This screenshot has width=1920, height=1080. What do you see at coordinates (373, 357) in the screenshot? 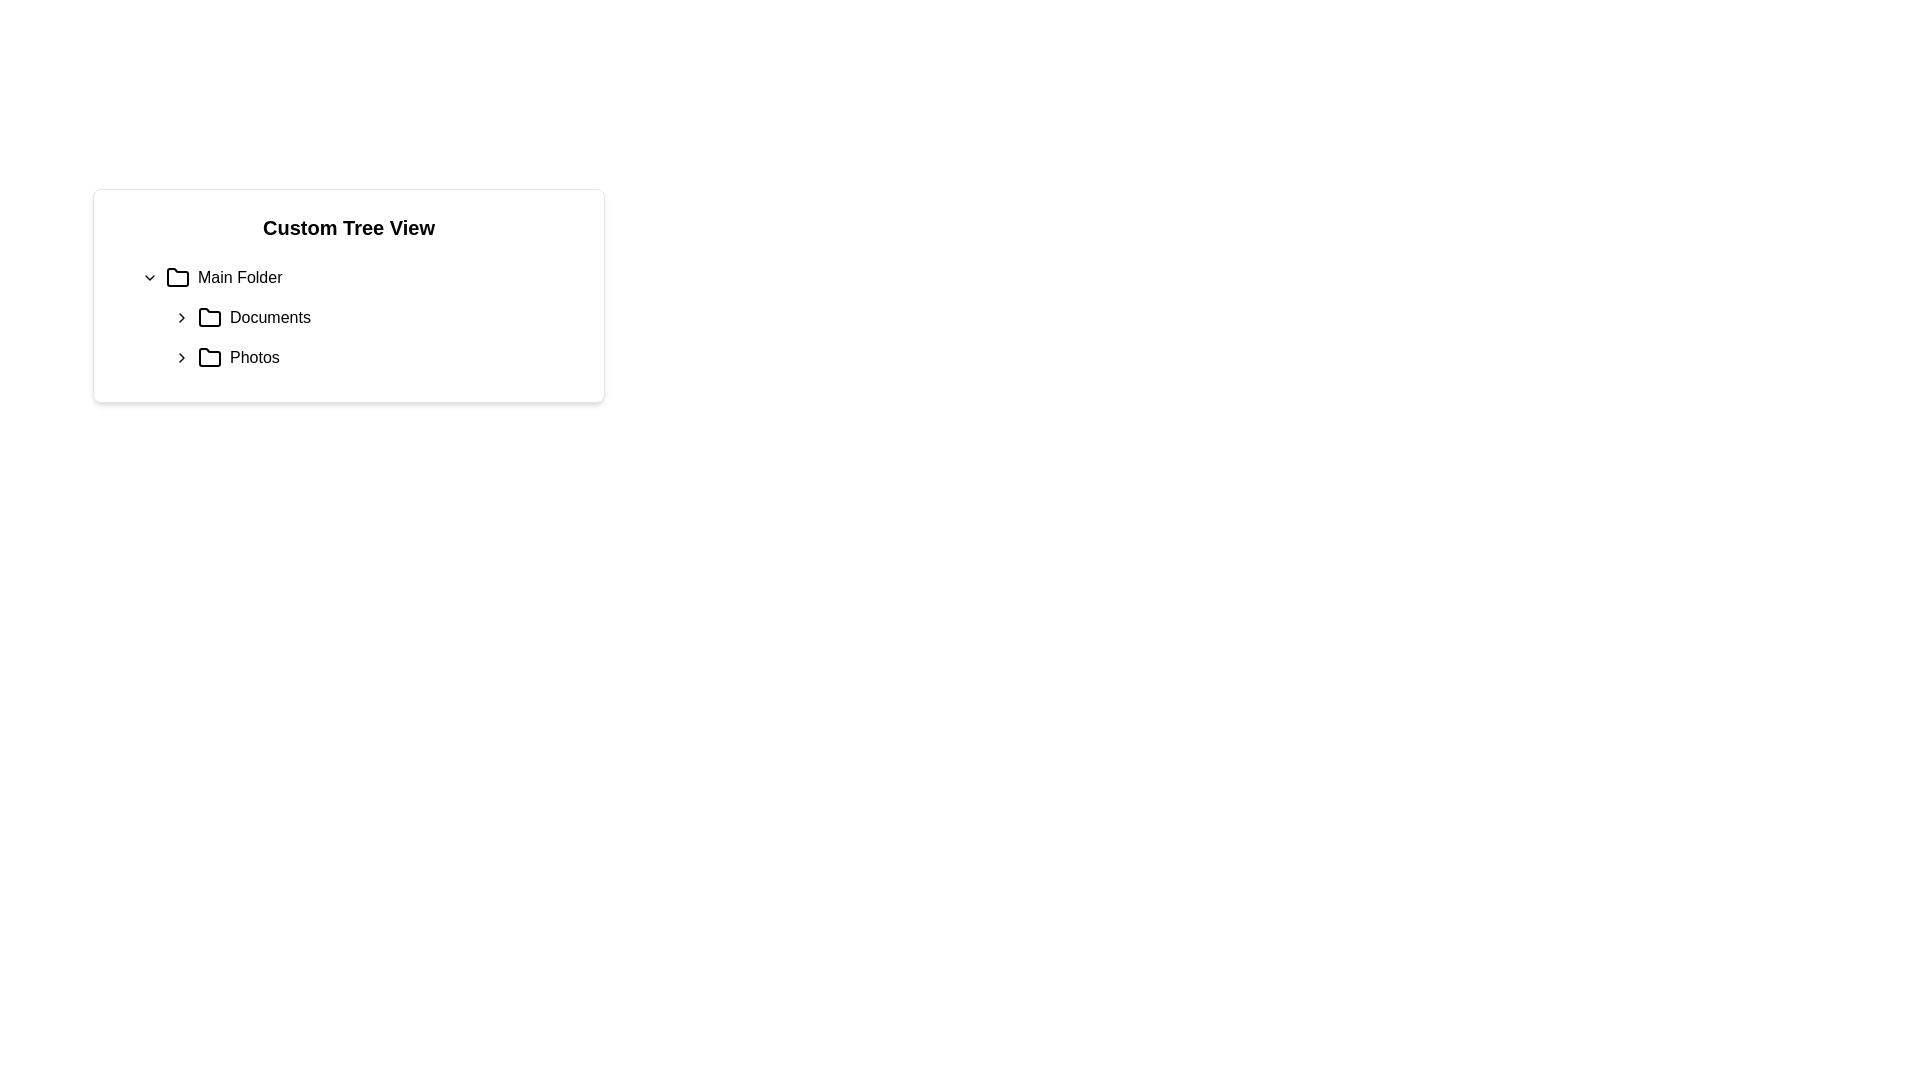
I see `the 'Photos' folder, which is the second item in the vertical list under the 'Main Folder' category` at bounding box center [373, 357].